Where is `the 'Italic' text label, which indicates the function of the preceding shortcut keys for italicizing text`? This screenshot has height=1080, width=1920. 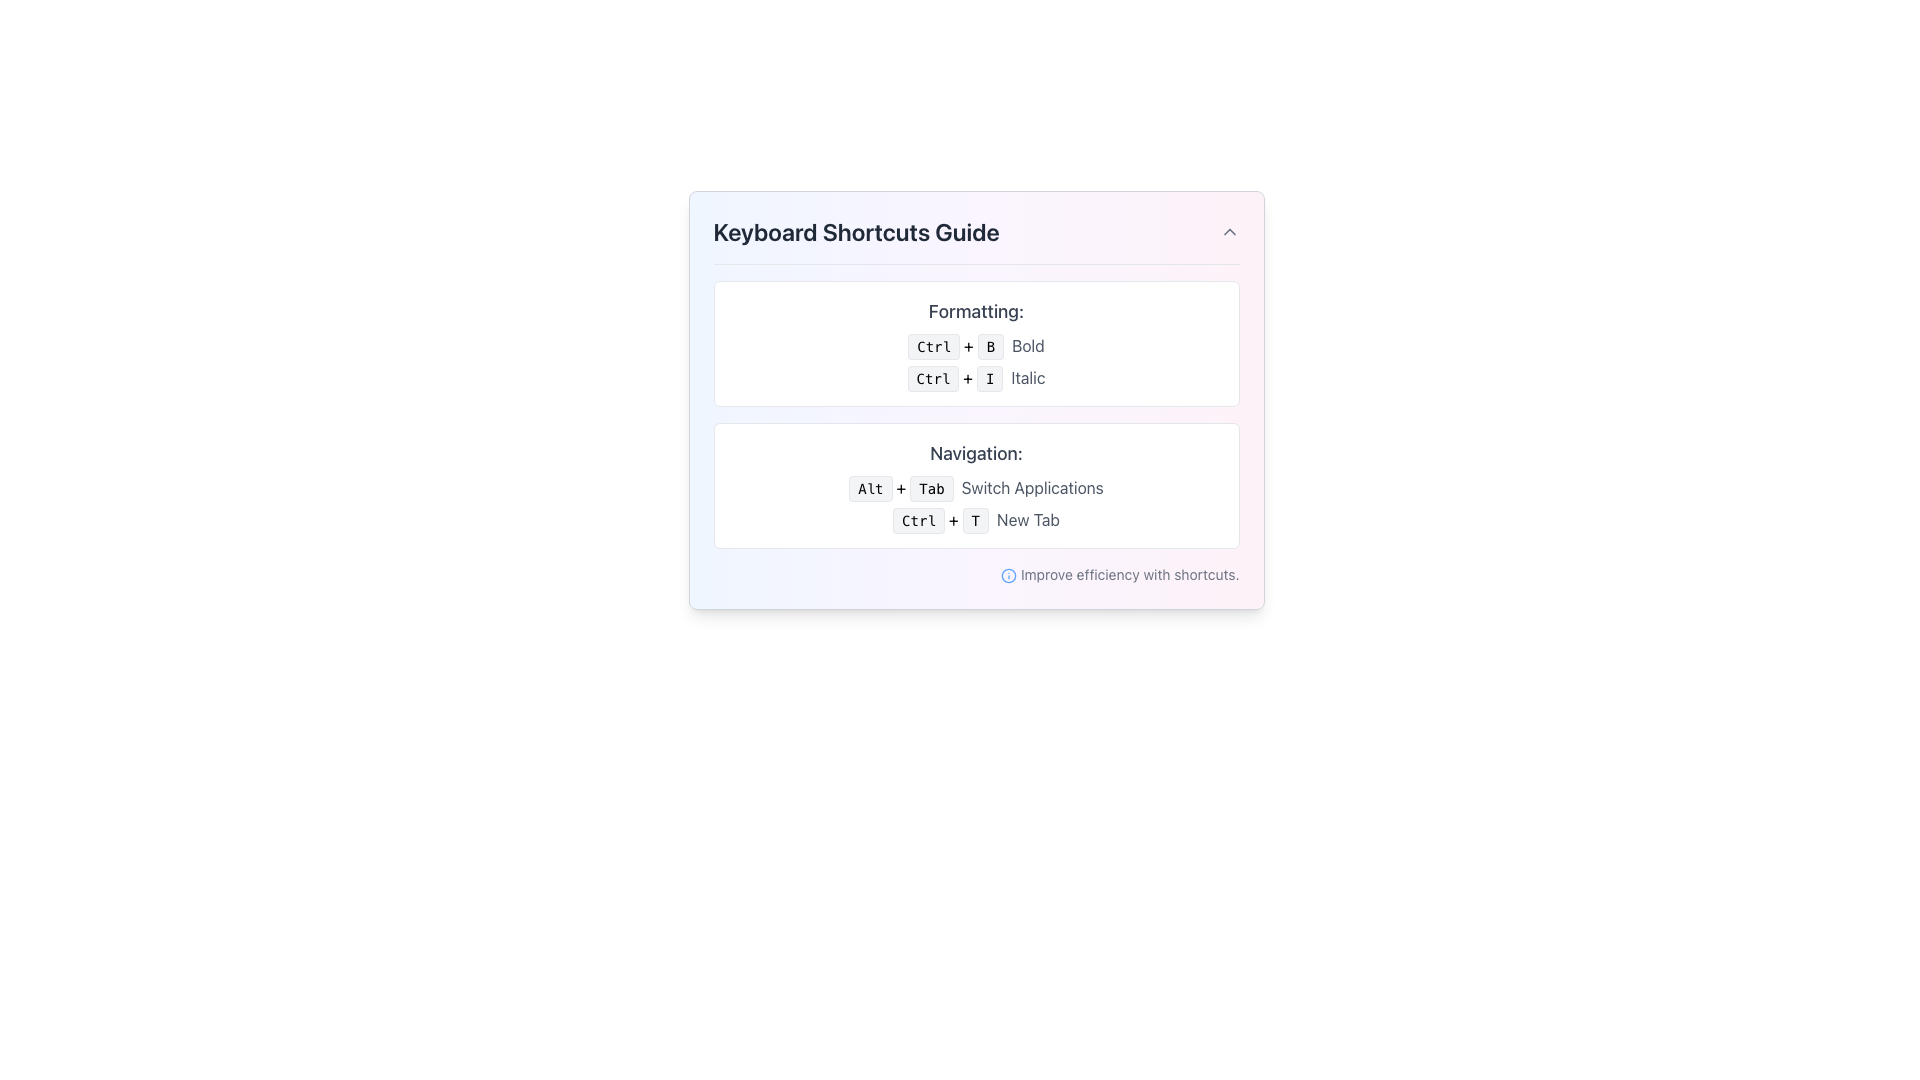 the 'Italic' text label, which indicates the function of the preceding shortcut keys for italicizing text is located at coordinates (1028, 378).